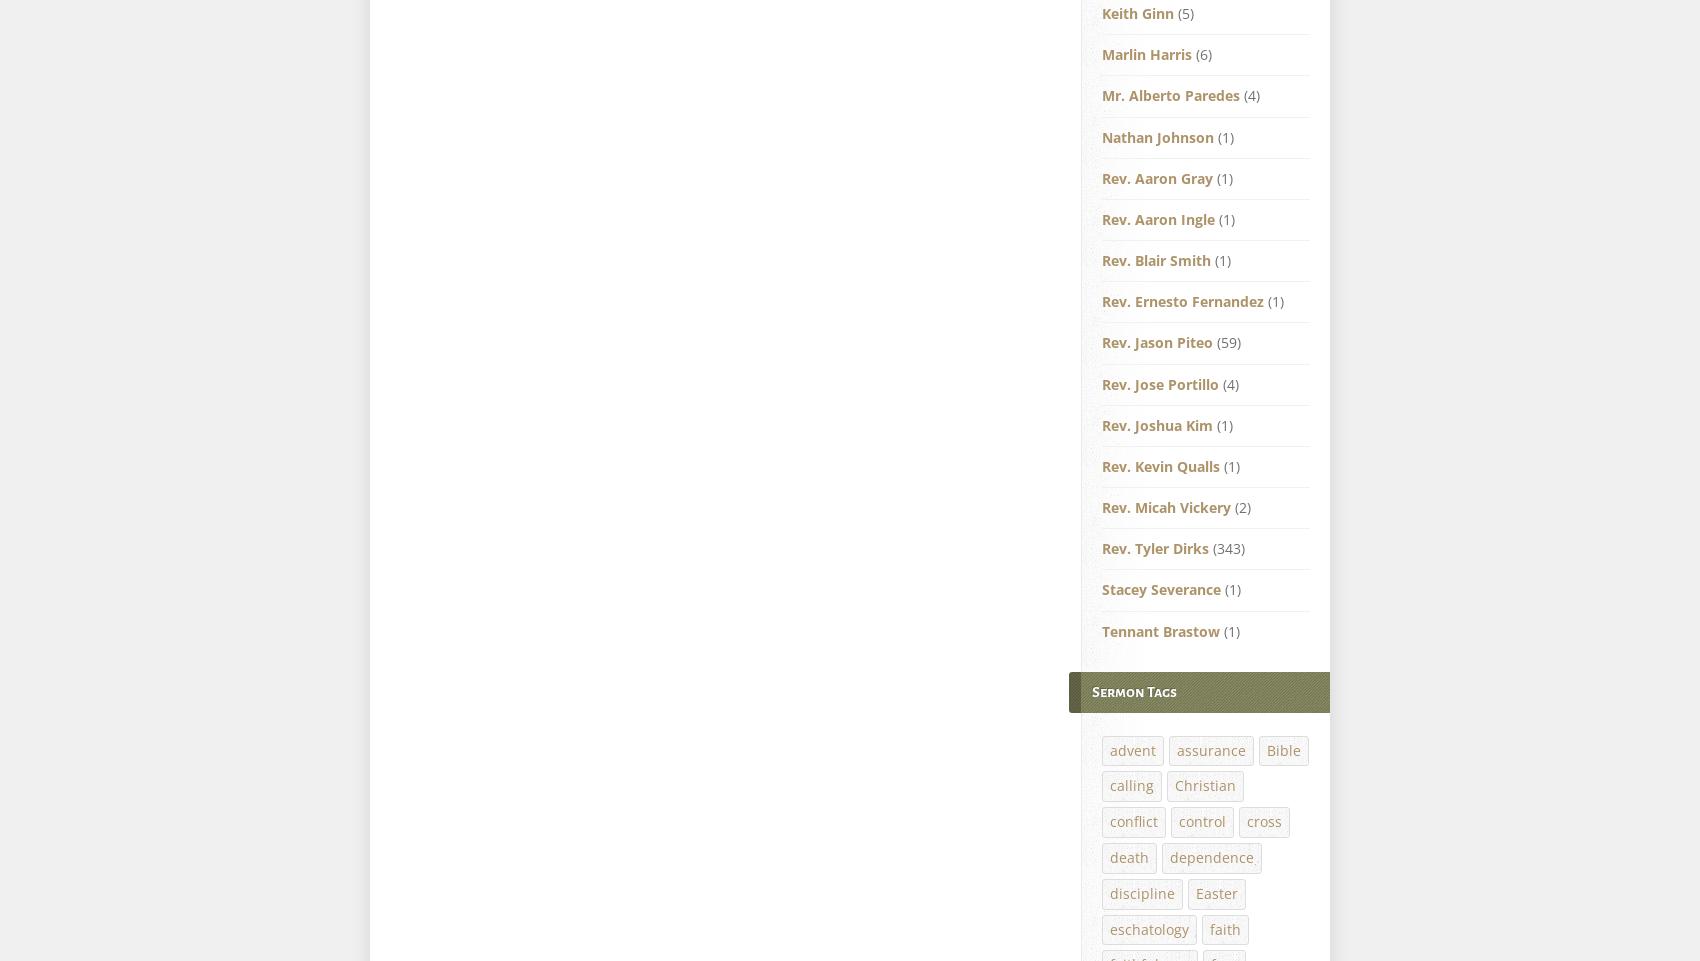  What do you see at coordinates (1132, 784) in the screenshot?
I see `'calling'` at bounding box center [1132, 784].